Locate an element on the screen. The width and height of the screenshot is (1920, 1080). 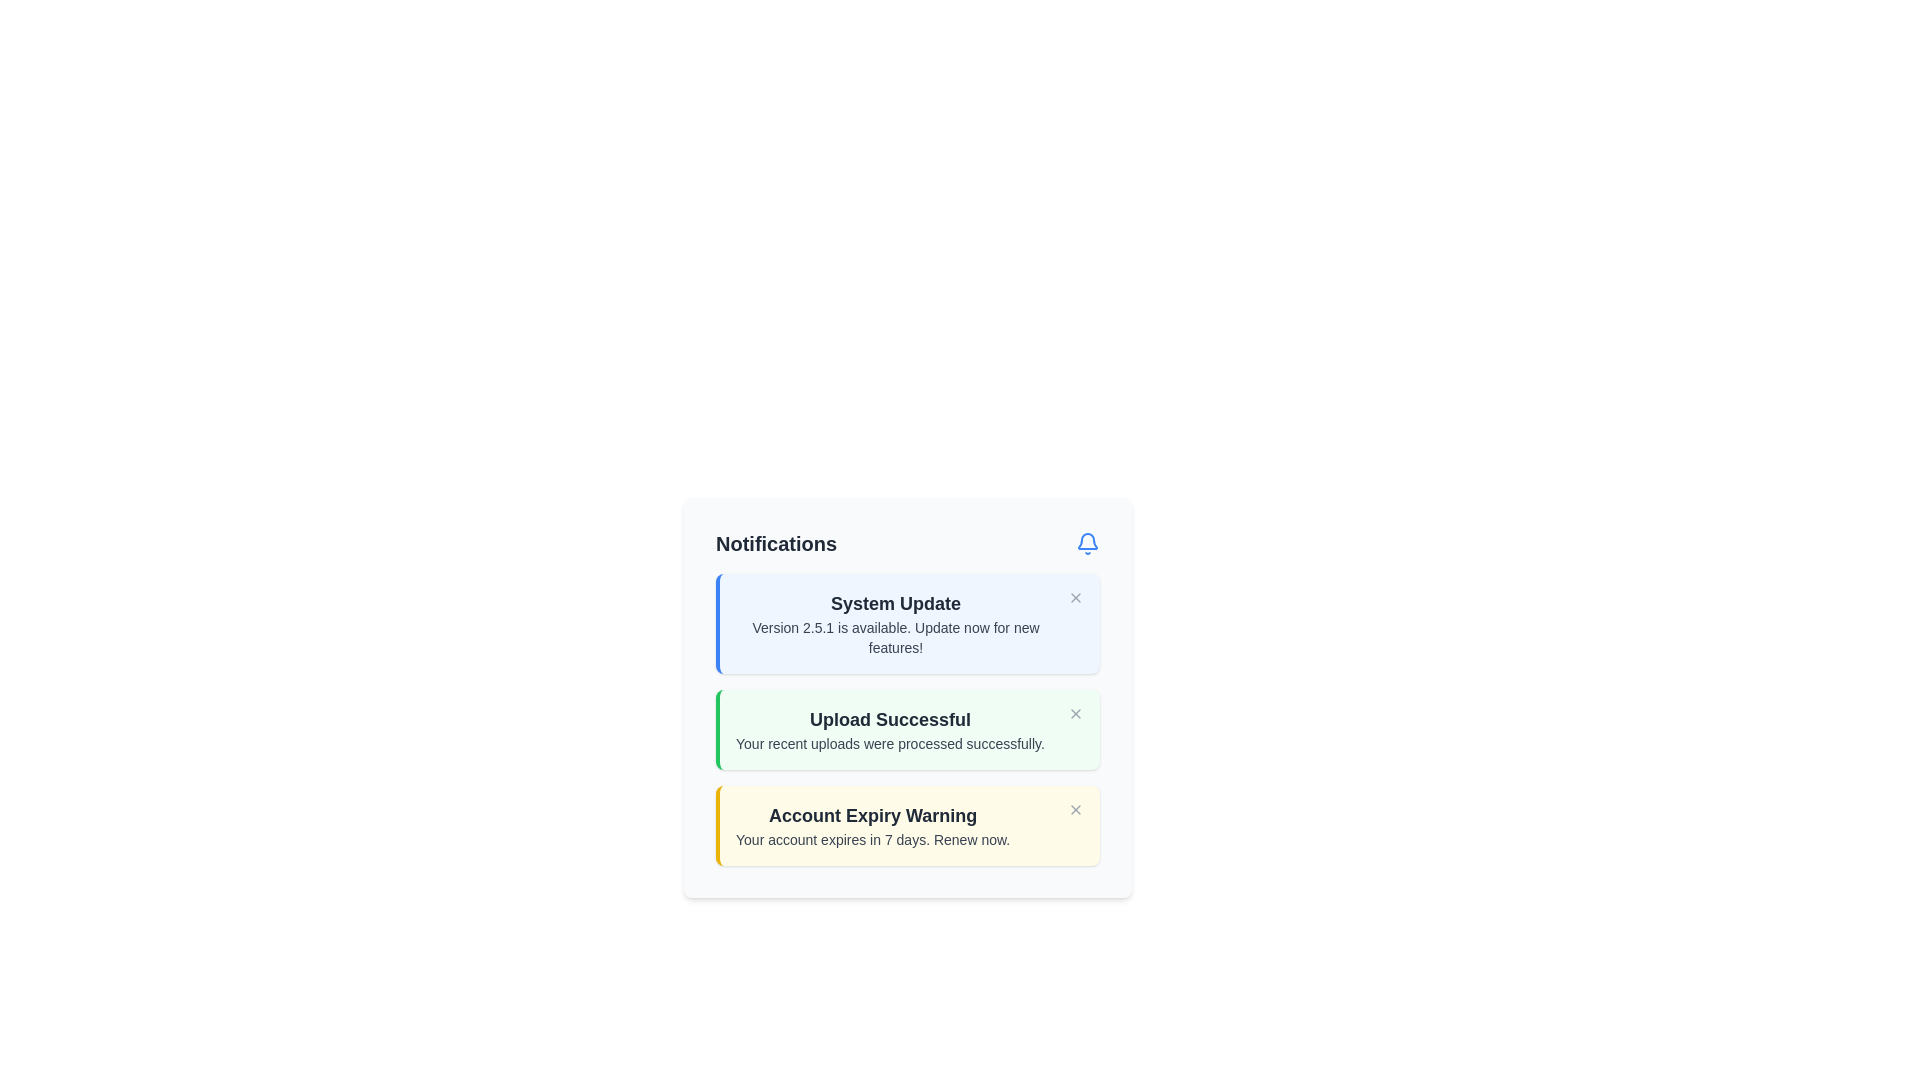
the adjacent interactive elements next to the 'Account Expiry Warning' informational banner, which is styled with a yellow background and a yellow border, and contains a bold title and message text is located at coordinates (909, 825).